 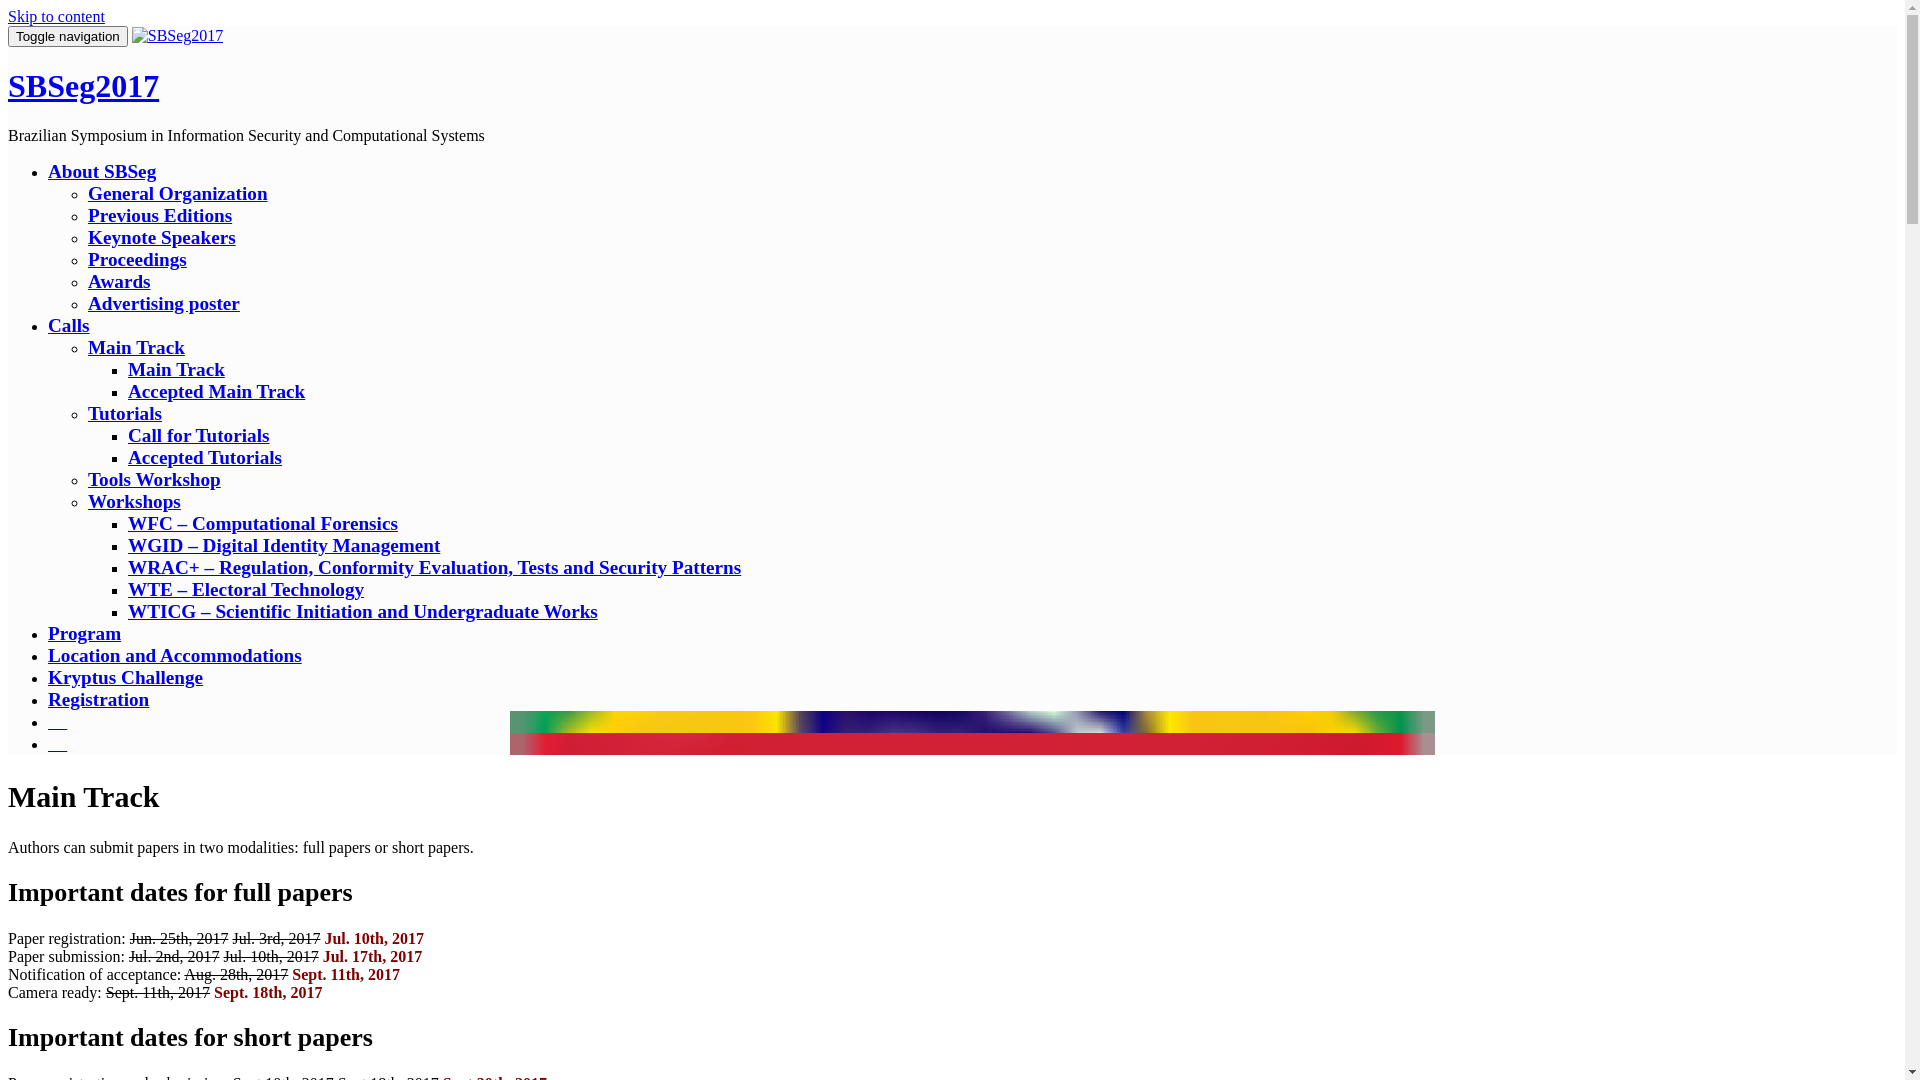 I want to click on 'Location and Accommodations', so click(x=174, y=655).